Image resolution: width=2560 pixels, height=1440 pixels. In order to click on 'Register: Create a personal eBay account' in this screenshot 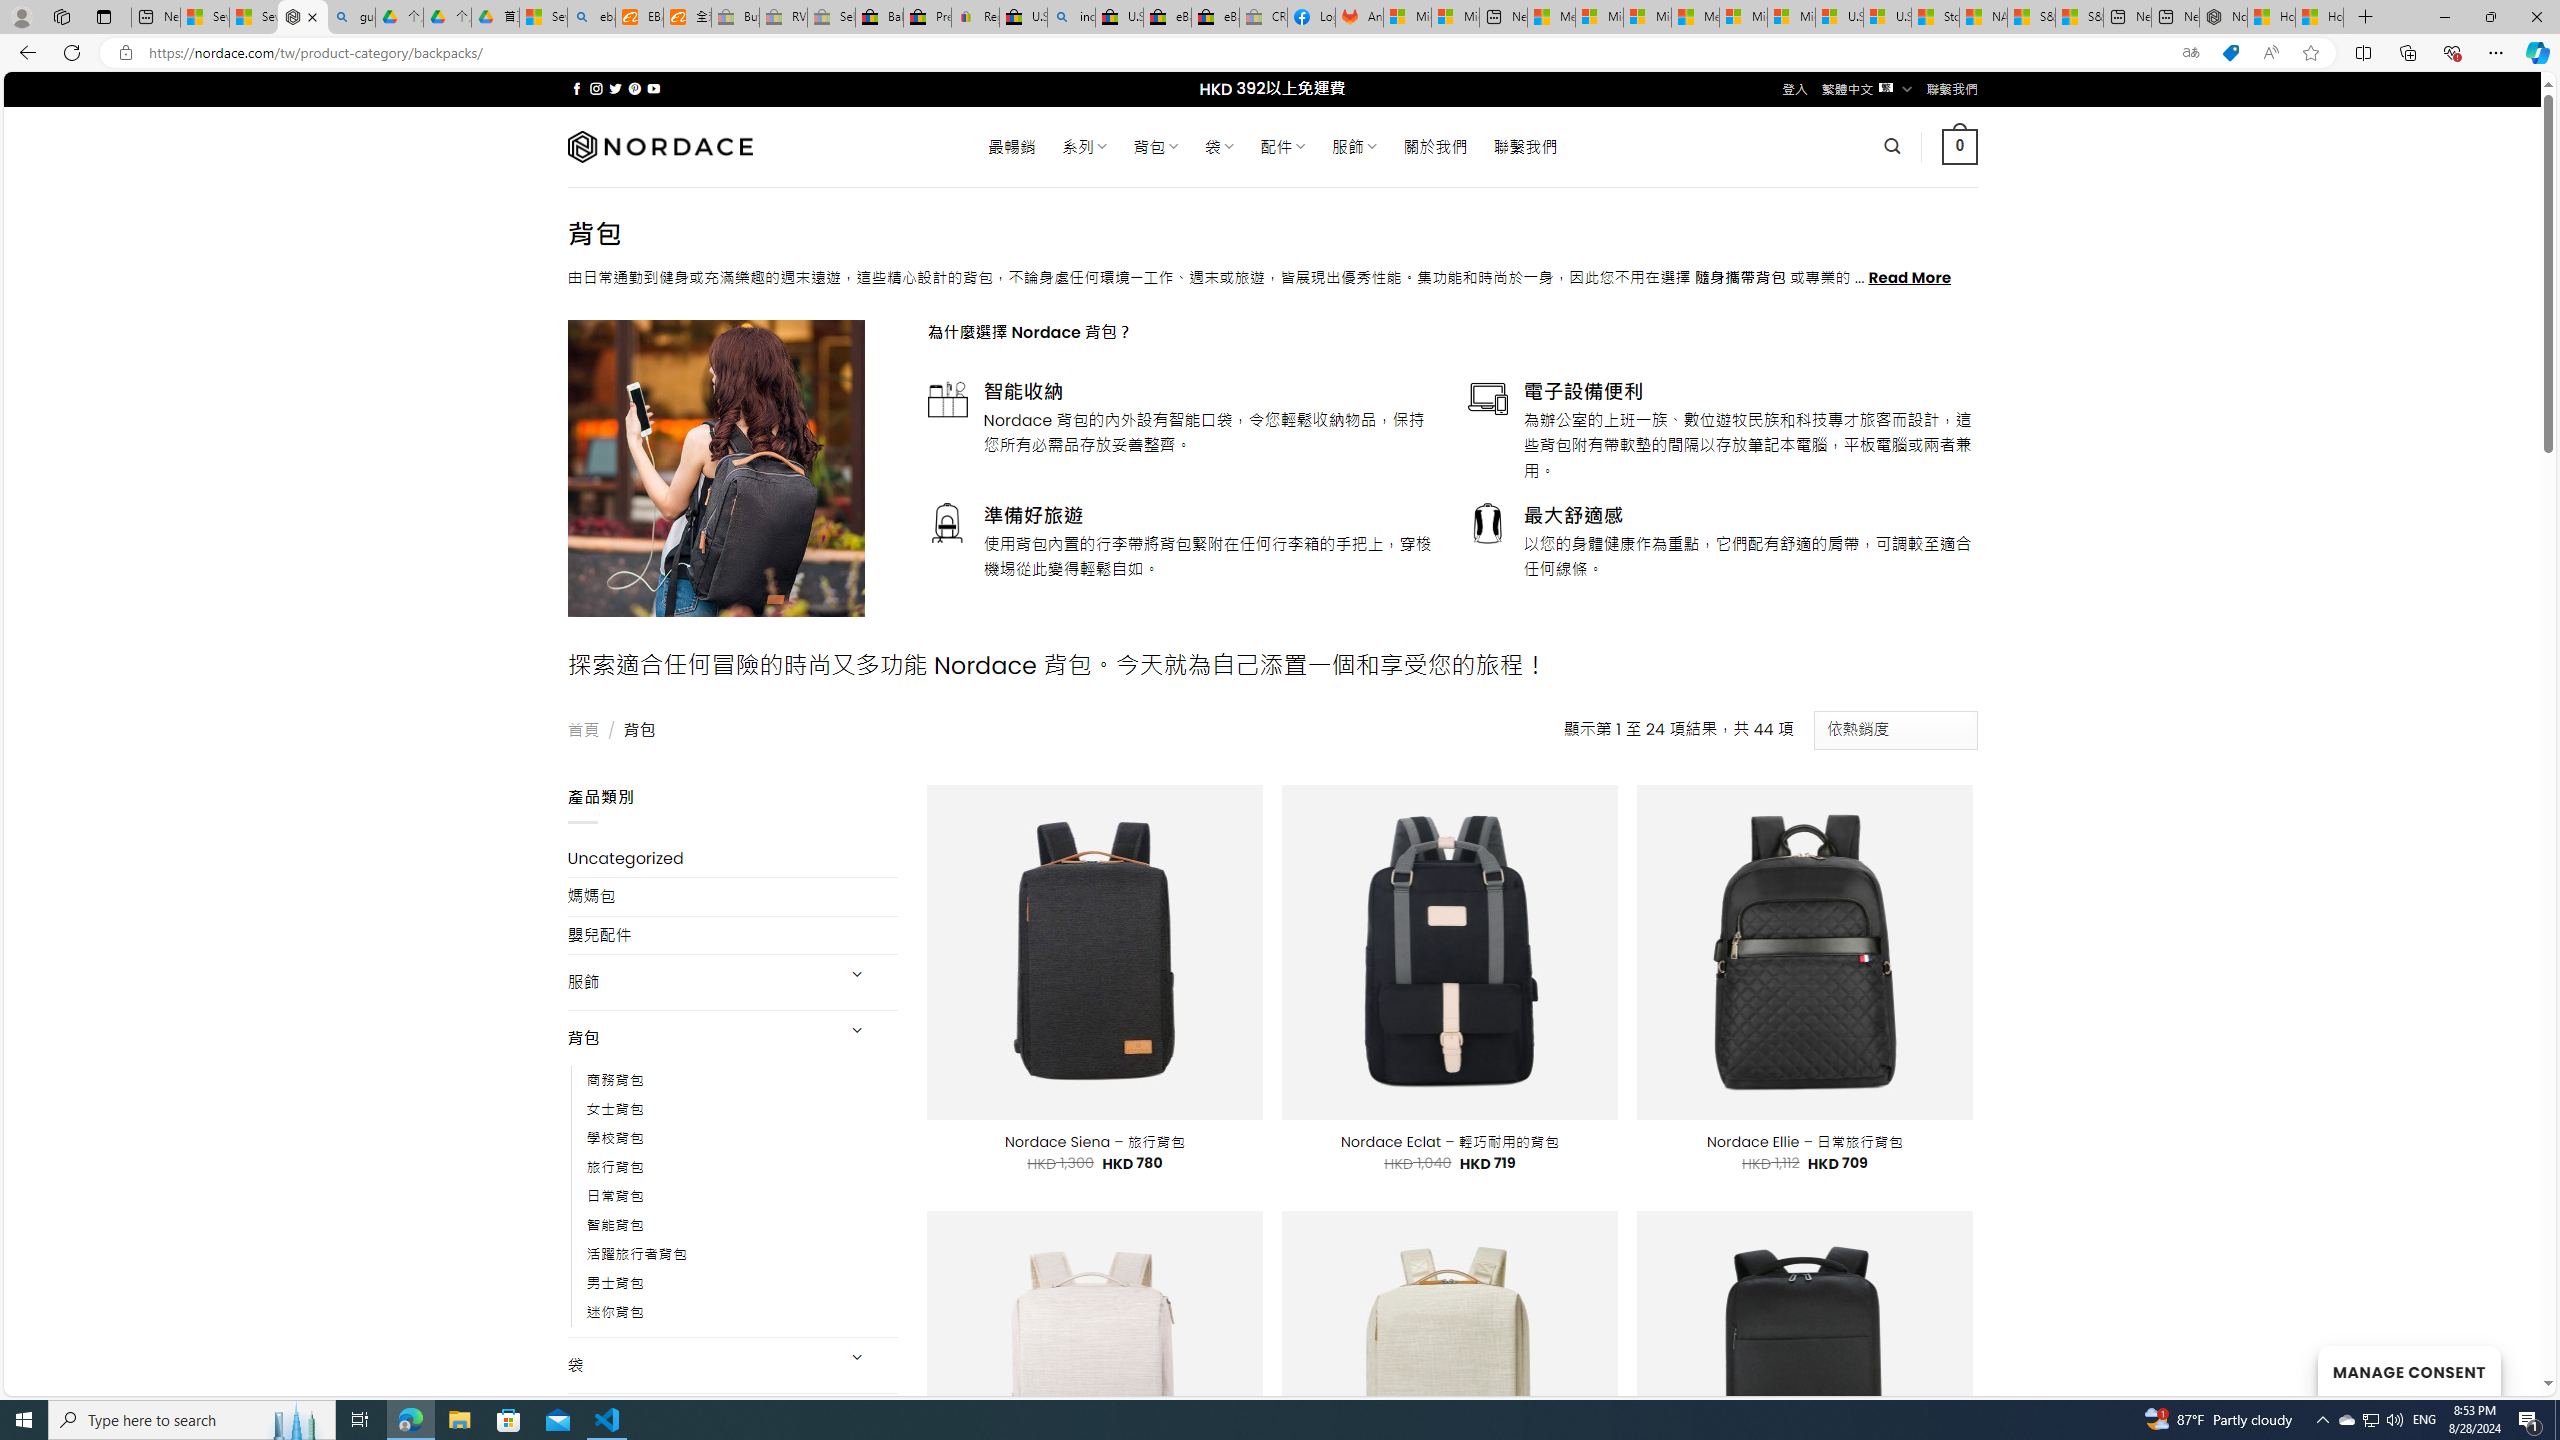, I will do `click(974, 16)`.